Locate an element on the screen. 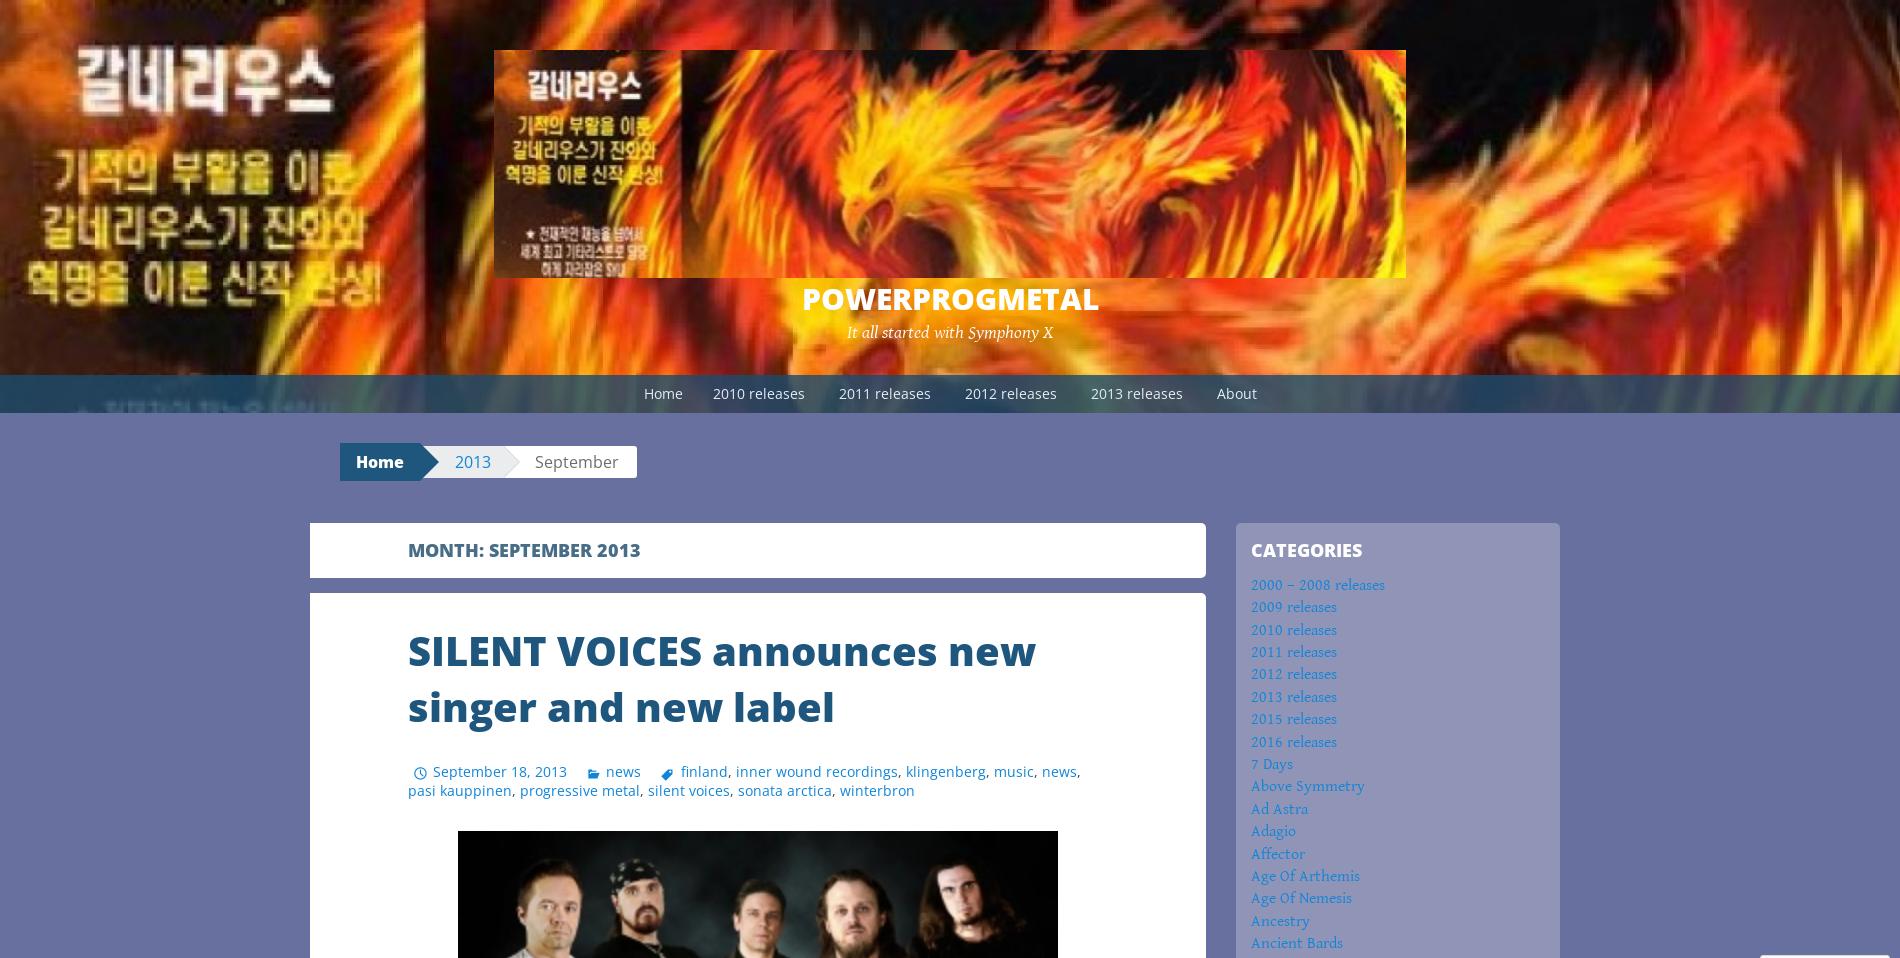  '7 Days' is located at coordinates (1271, 763).